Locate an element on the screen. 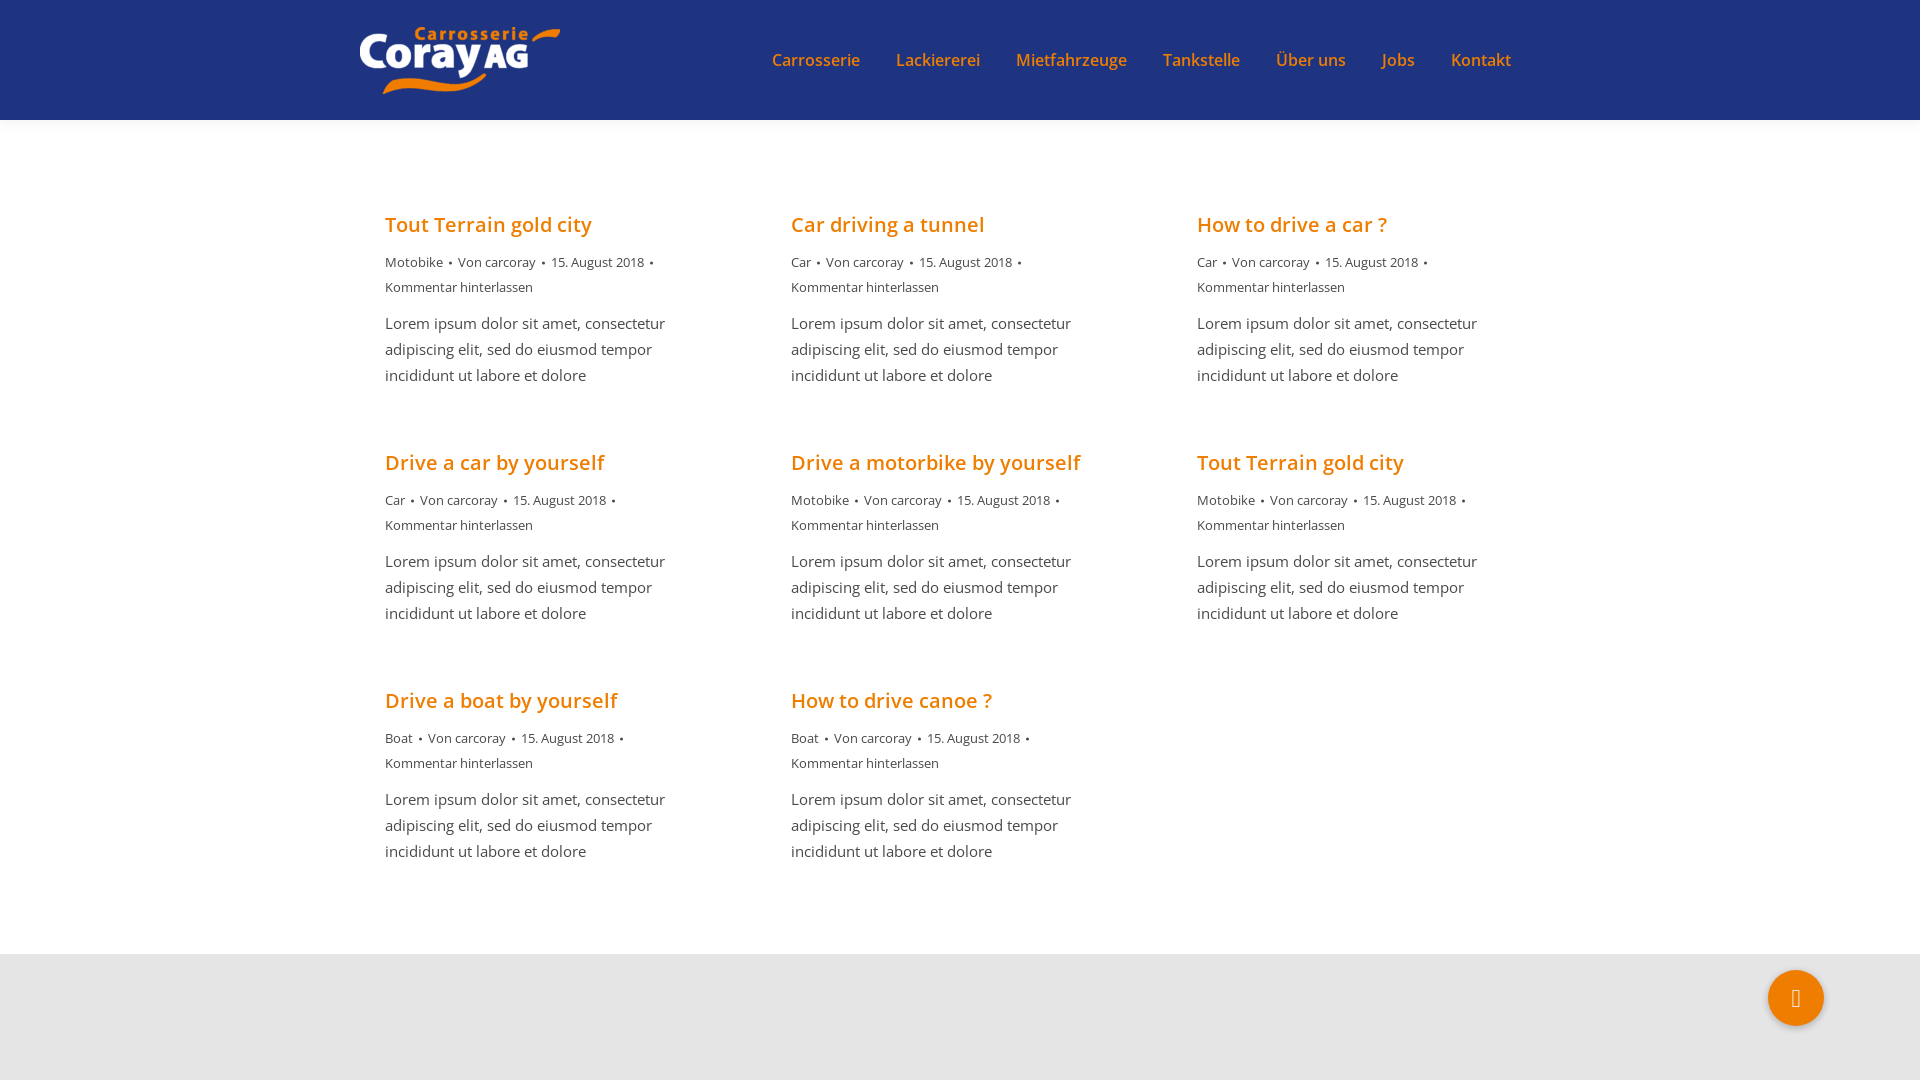 The width and height of the screenshot is (1920, 1080). 'Car' is located at coordinates (790, 261).